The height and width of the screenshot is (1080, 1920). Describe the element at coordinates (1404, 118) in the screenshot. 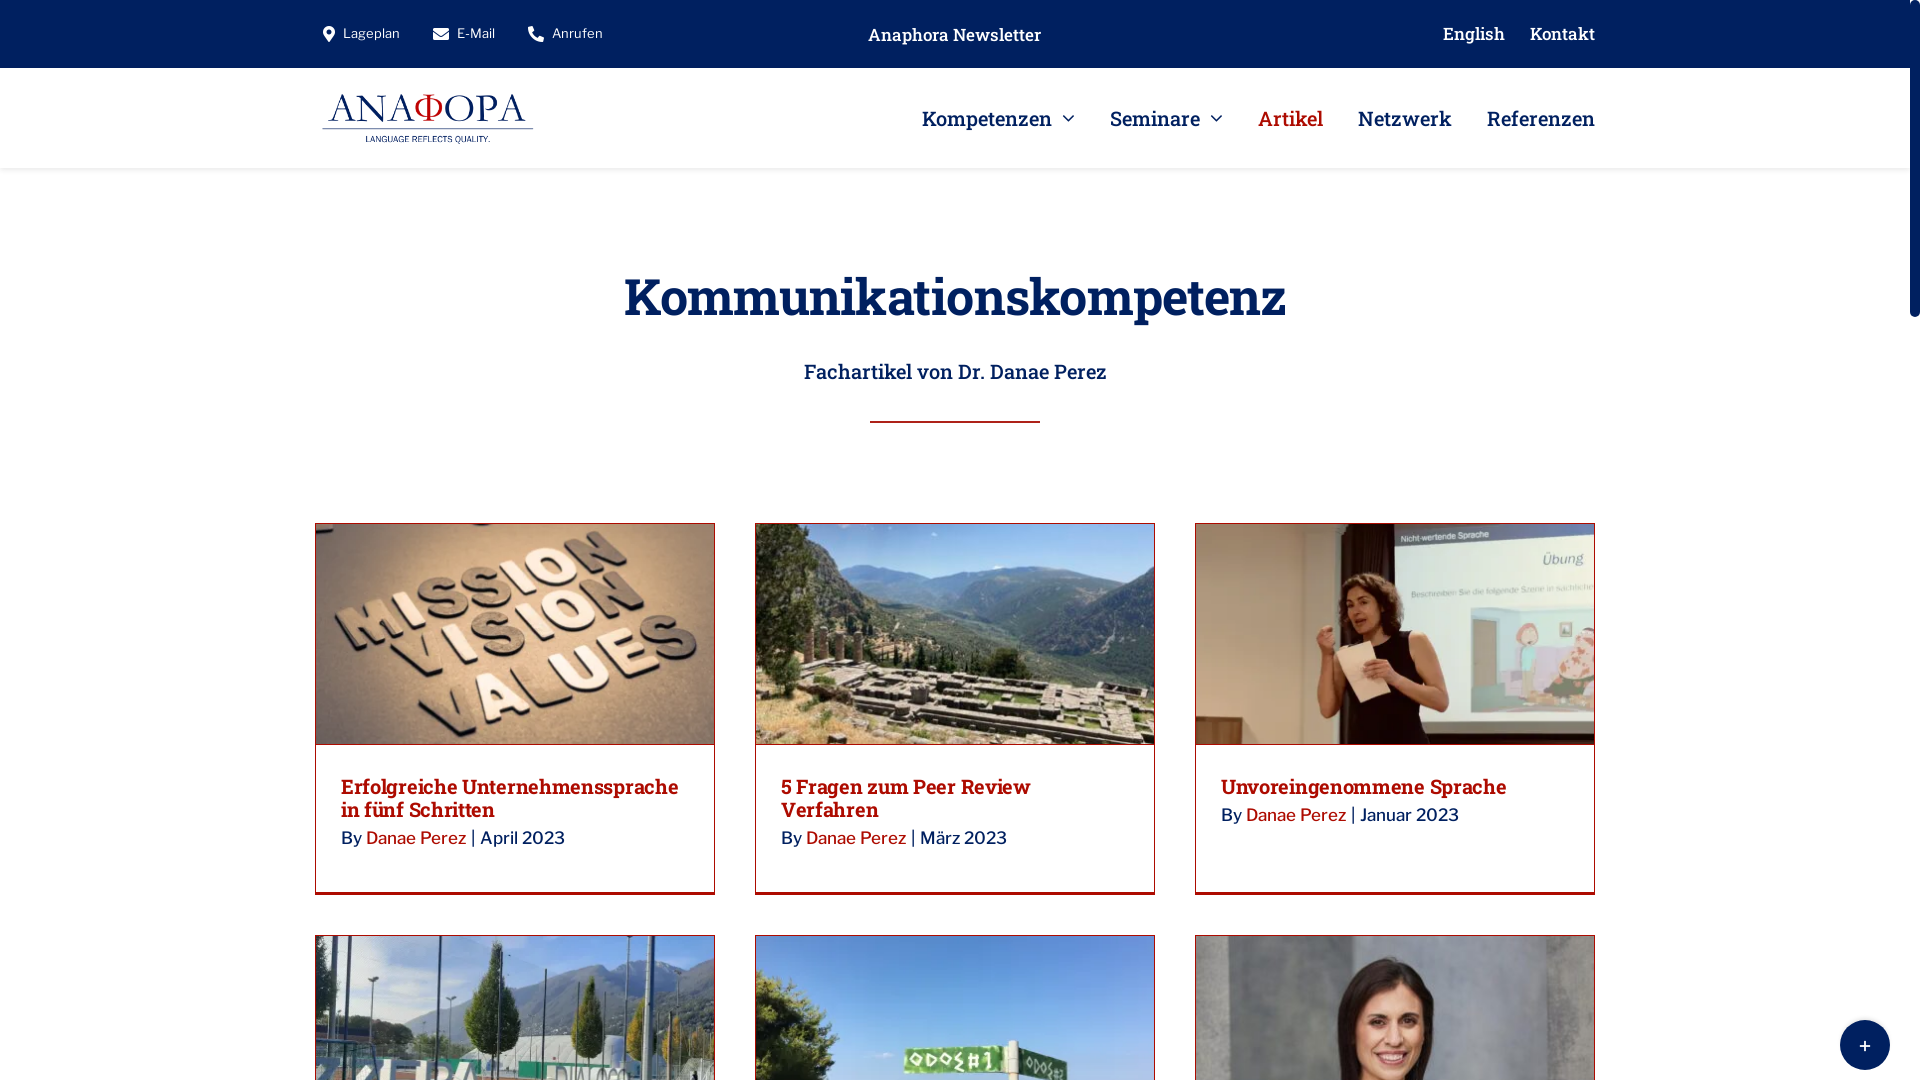

I see `'Netzwerk'` at that location.